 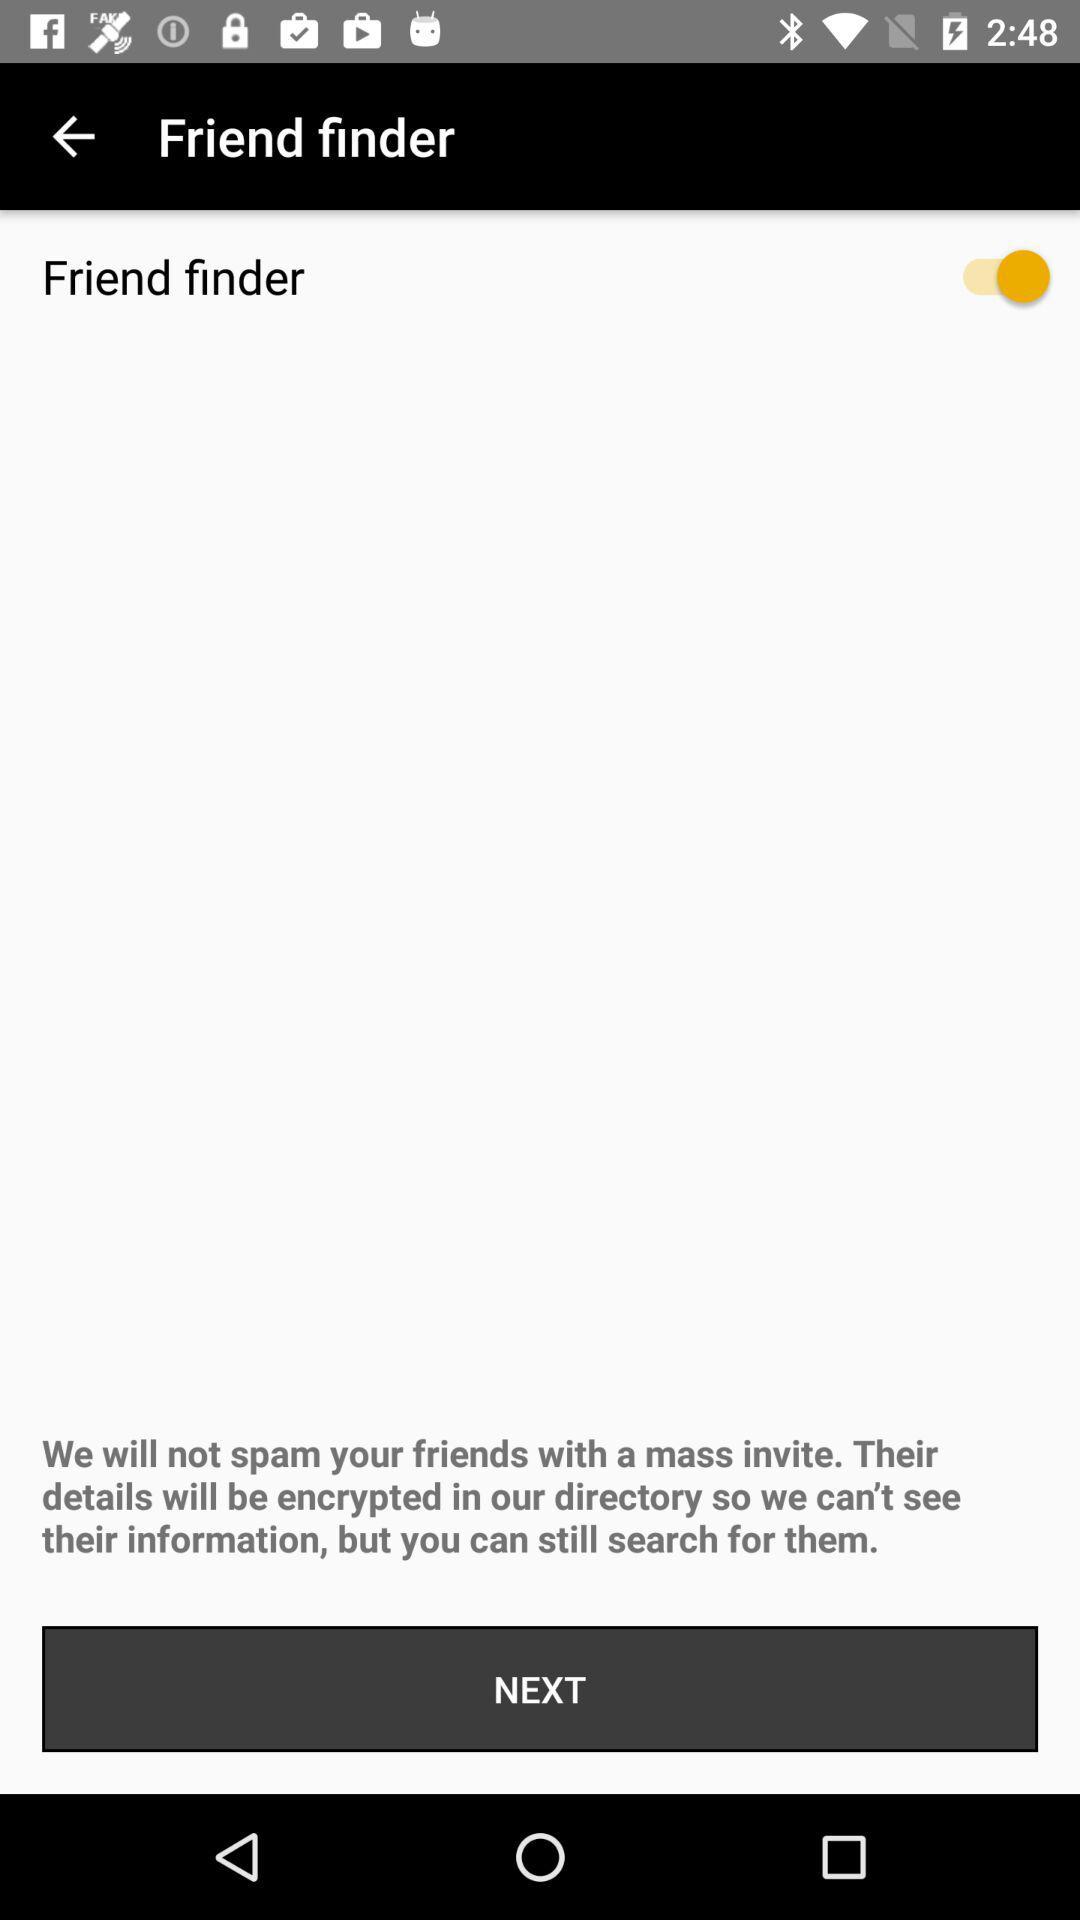 I want to click on icon above the we will not item, so click(x=985, y=285).